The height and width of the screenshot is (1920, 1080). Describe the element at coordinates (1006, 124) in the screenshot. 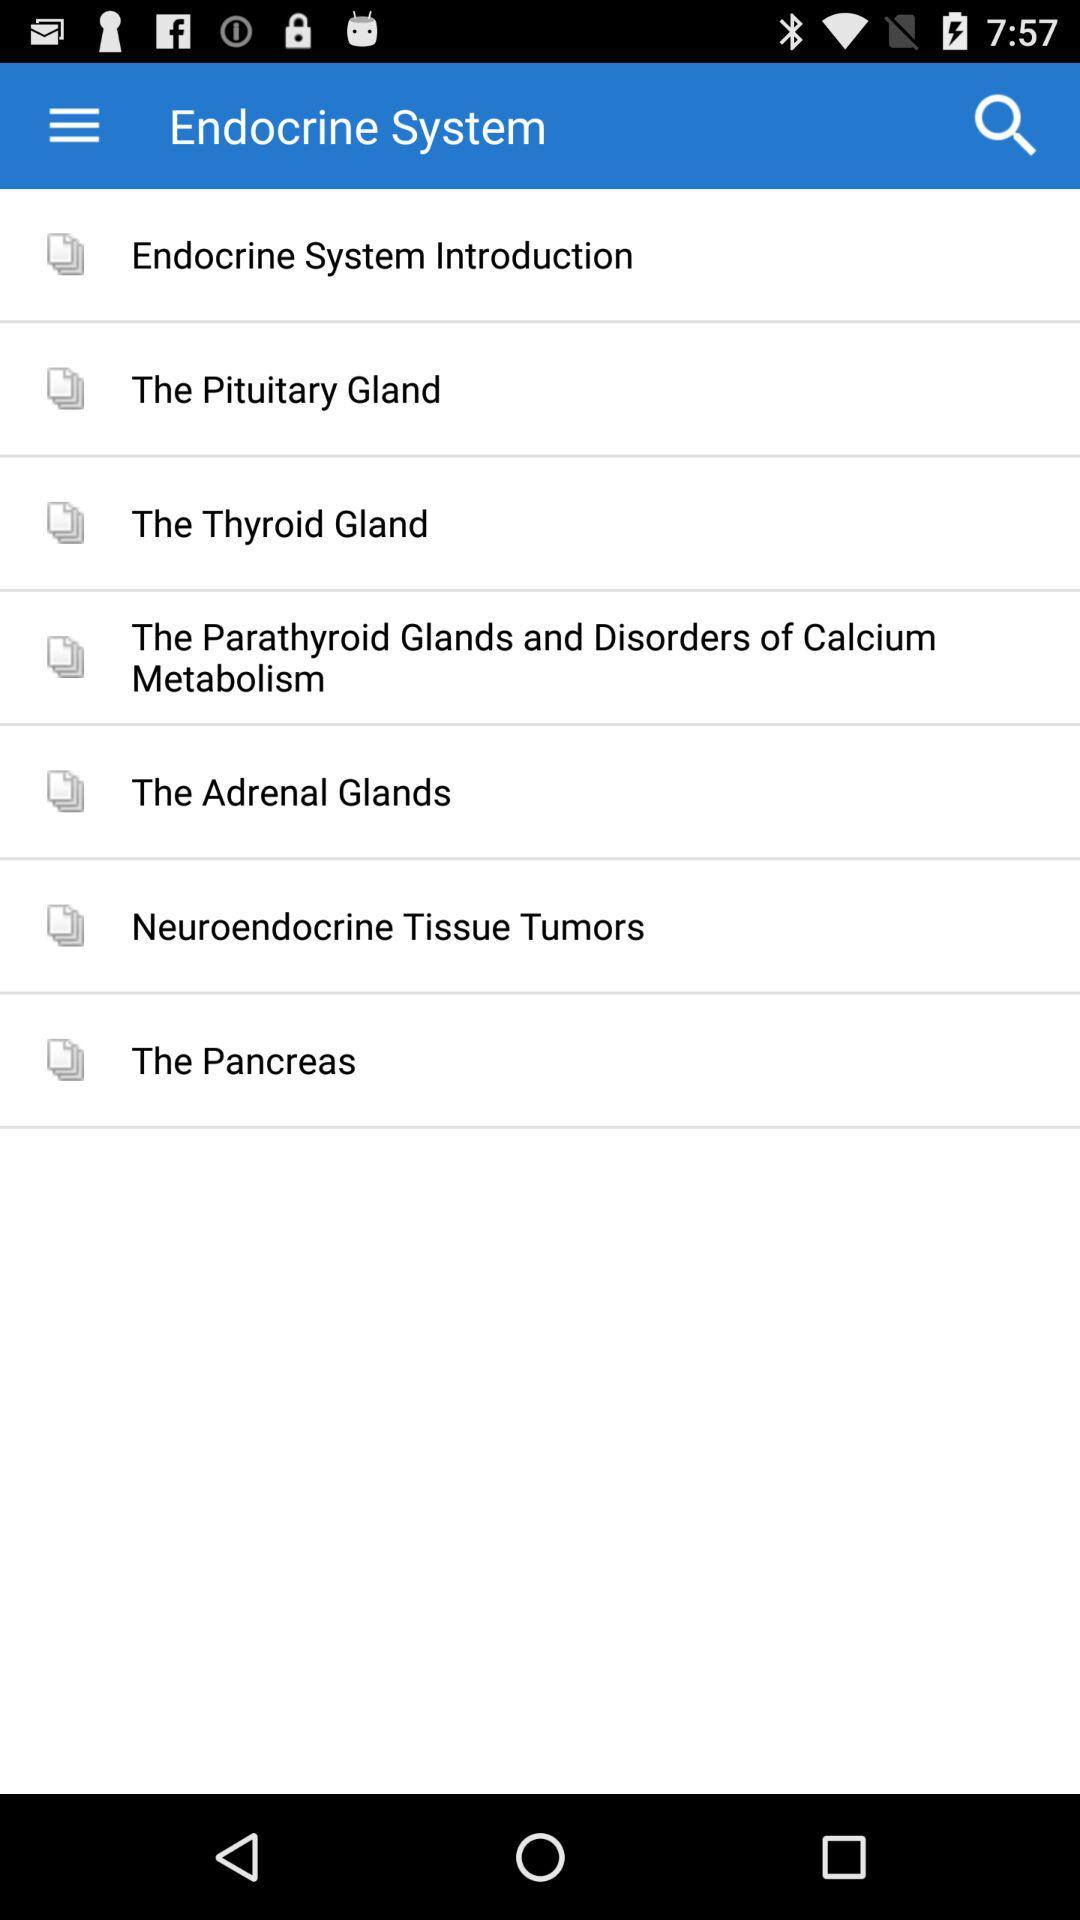

I see `search button` at that location.